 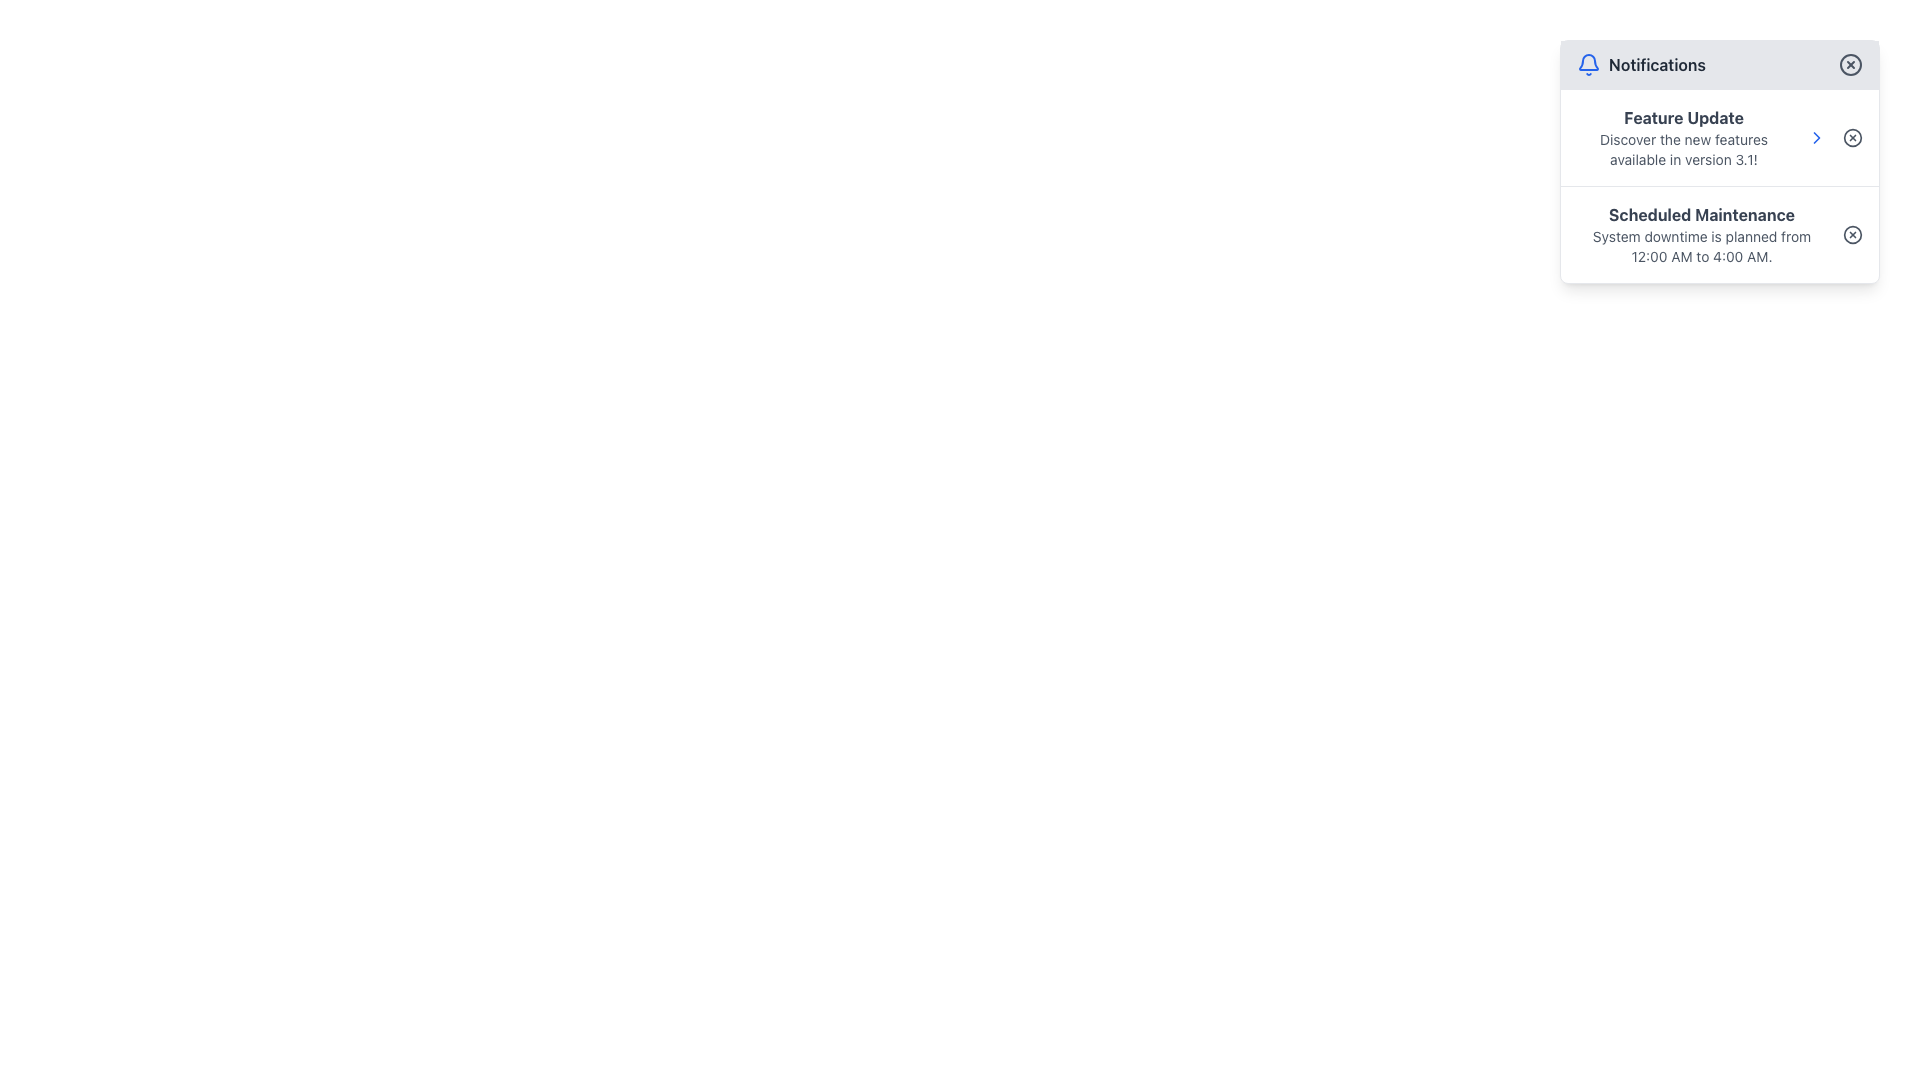 I want to click on the notification icon located to the left of the 'Notifications' text in the top bar of the notification panel, so click(x=1587, y=64).